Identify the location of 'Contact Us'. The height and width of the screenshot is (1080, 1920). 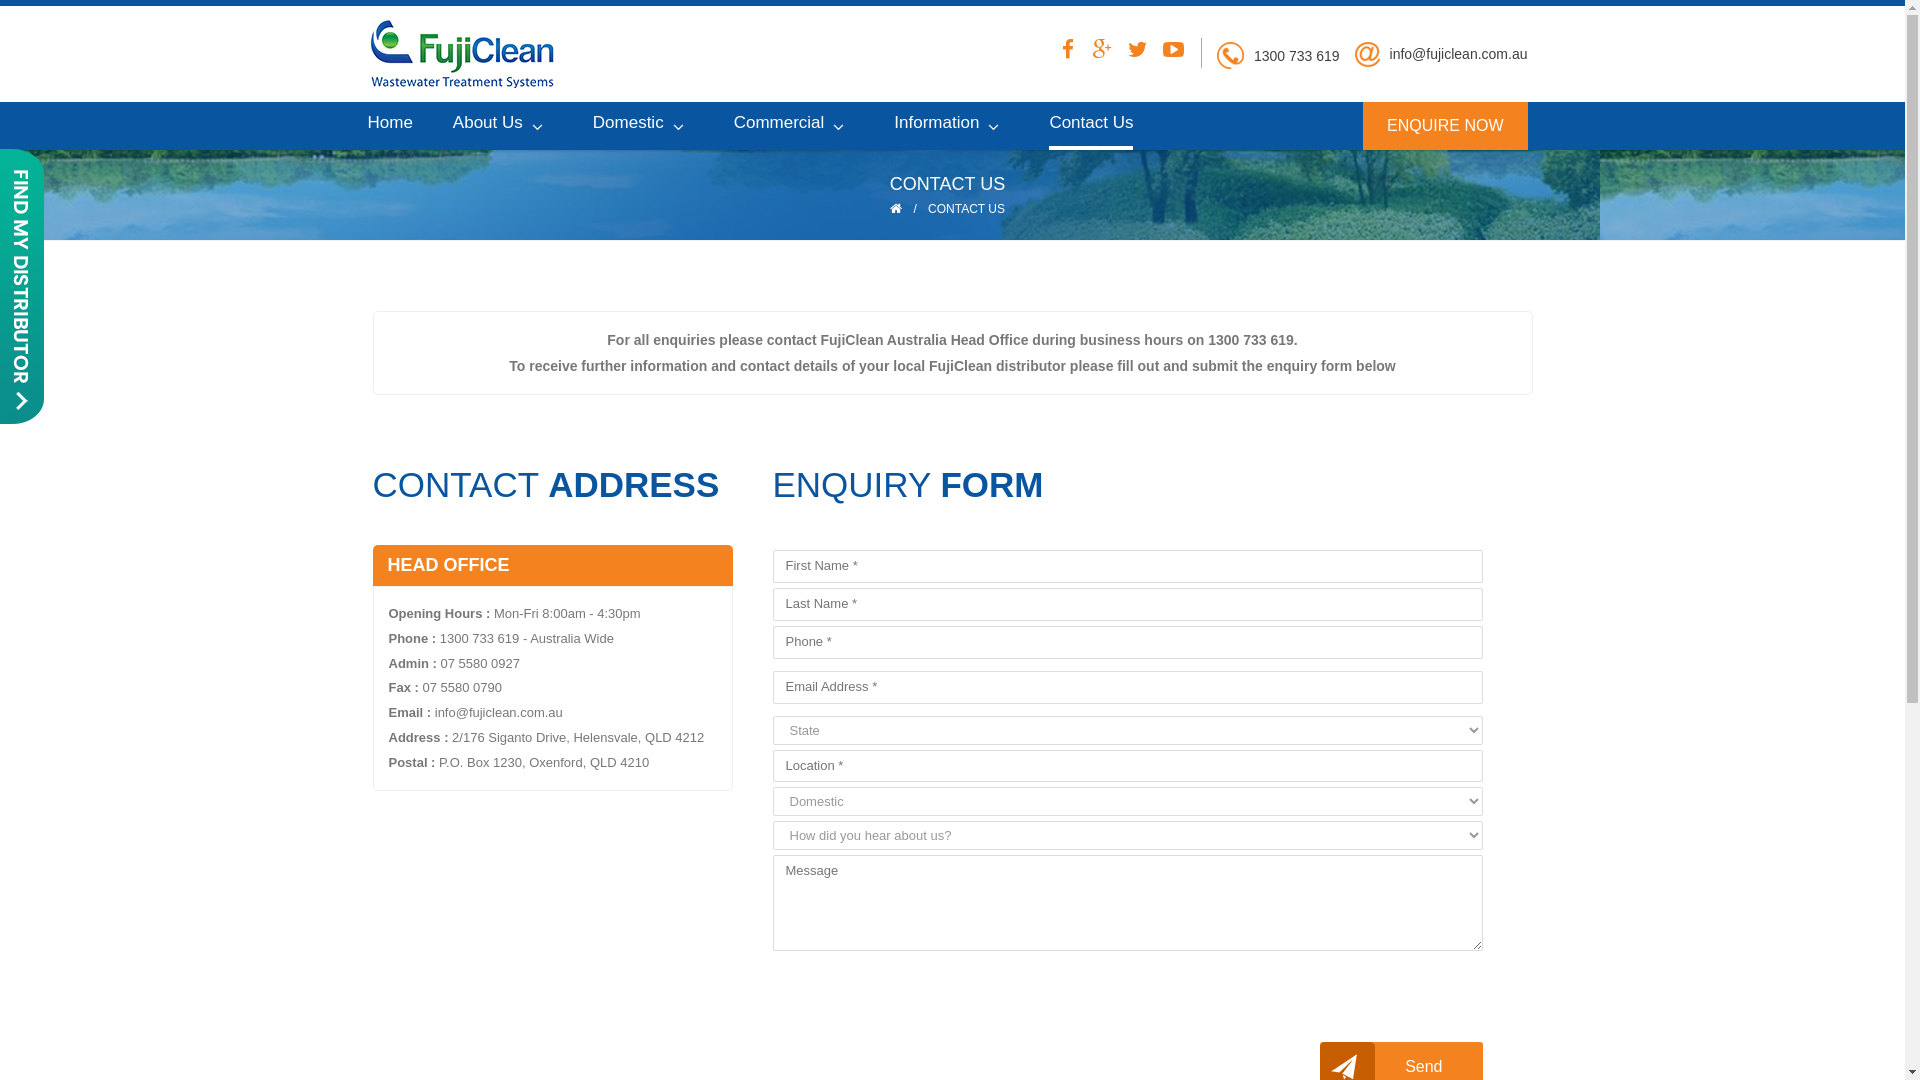
(1089, 126).